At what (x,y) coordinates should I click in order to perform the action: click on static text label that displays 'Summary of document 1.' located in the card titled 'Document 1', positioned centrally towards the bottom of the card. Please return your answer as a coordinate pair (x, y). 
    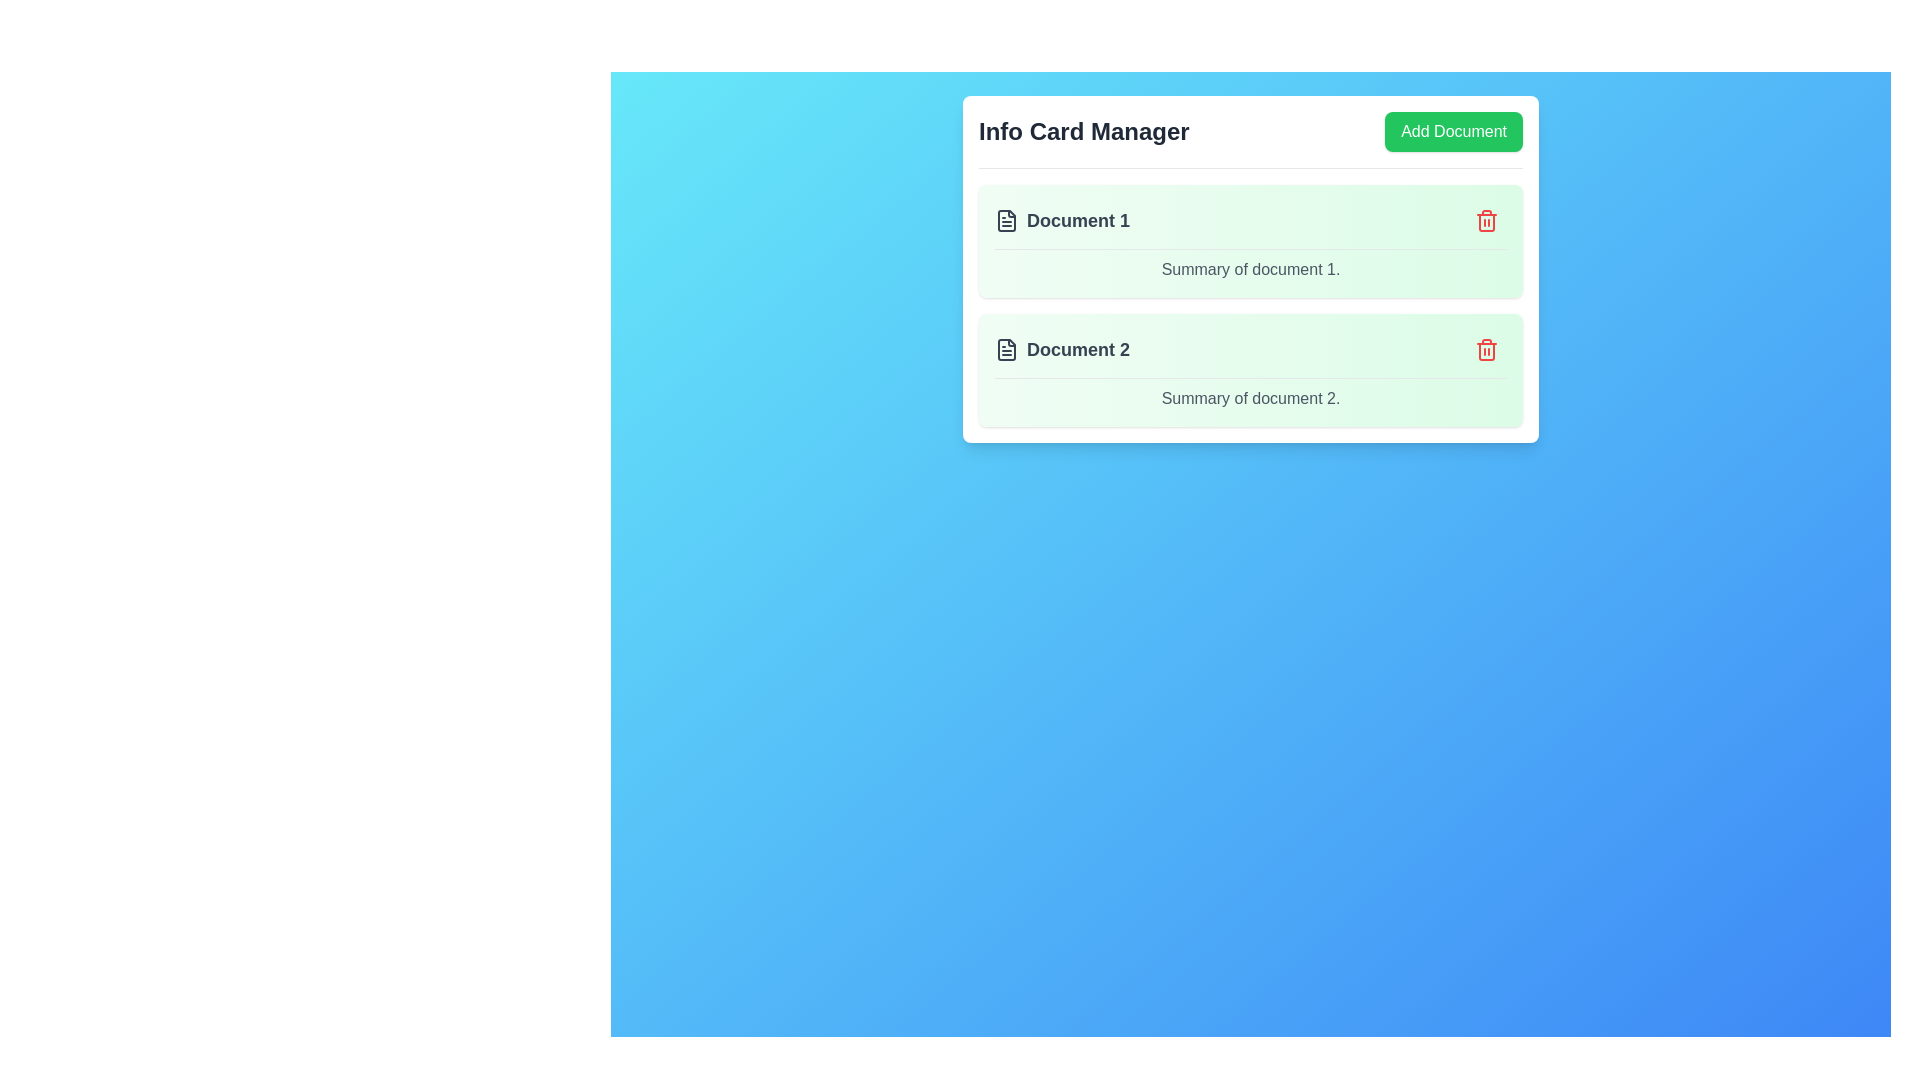
    Looking at the image, I should click on (1250, 270).